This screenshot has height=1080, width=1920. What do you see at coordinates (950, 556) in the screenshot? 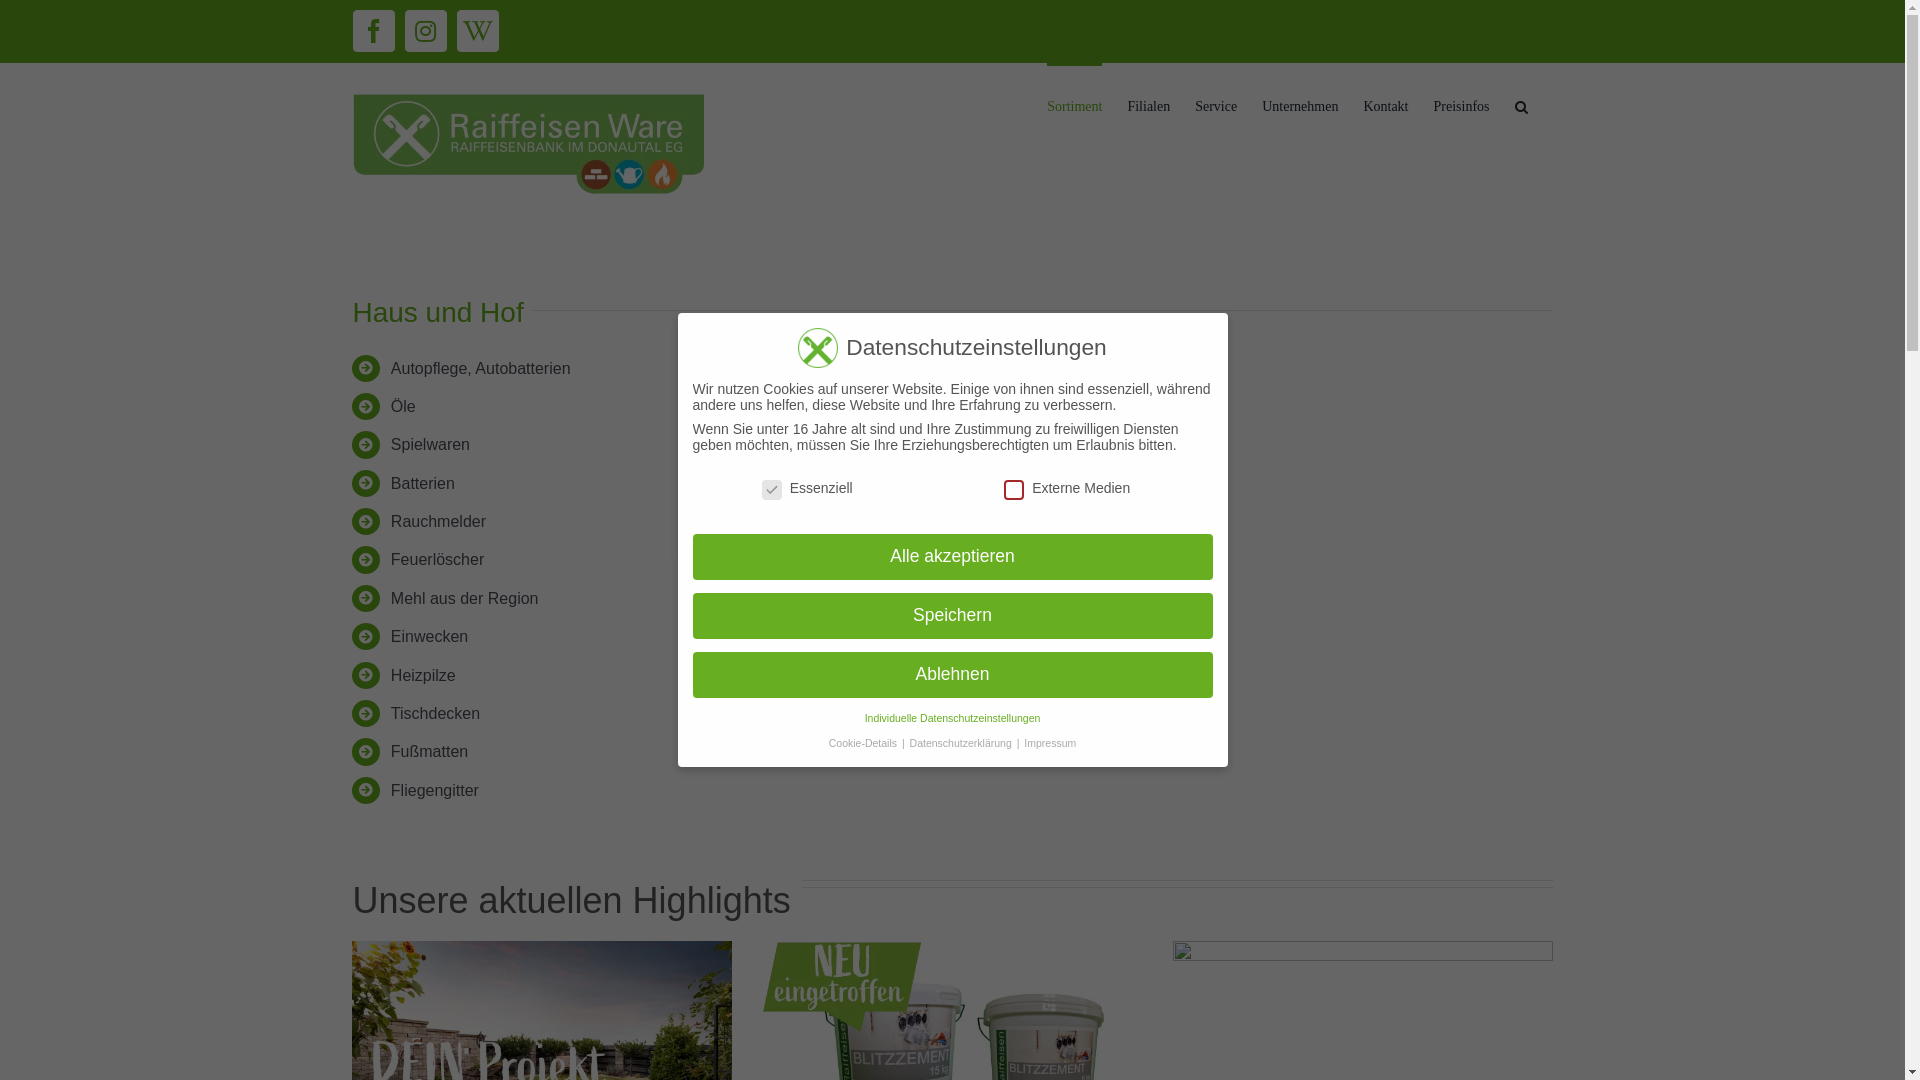
I see `'Alle akzeptieren'` at bounding box center [950, 556].